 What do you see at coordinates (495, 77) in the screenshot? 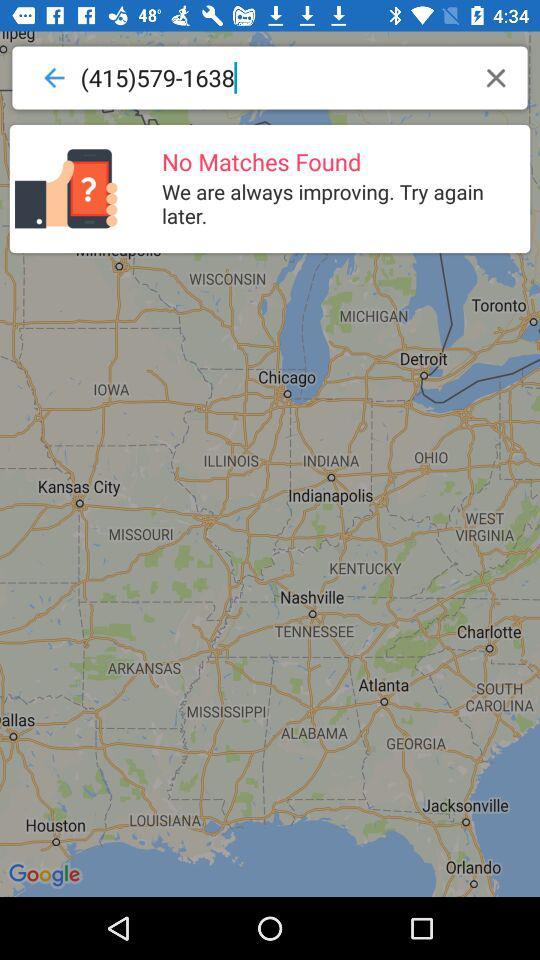
I see `the item above the we are always icon` at bounding box center [495, 77].